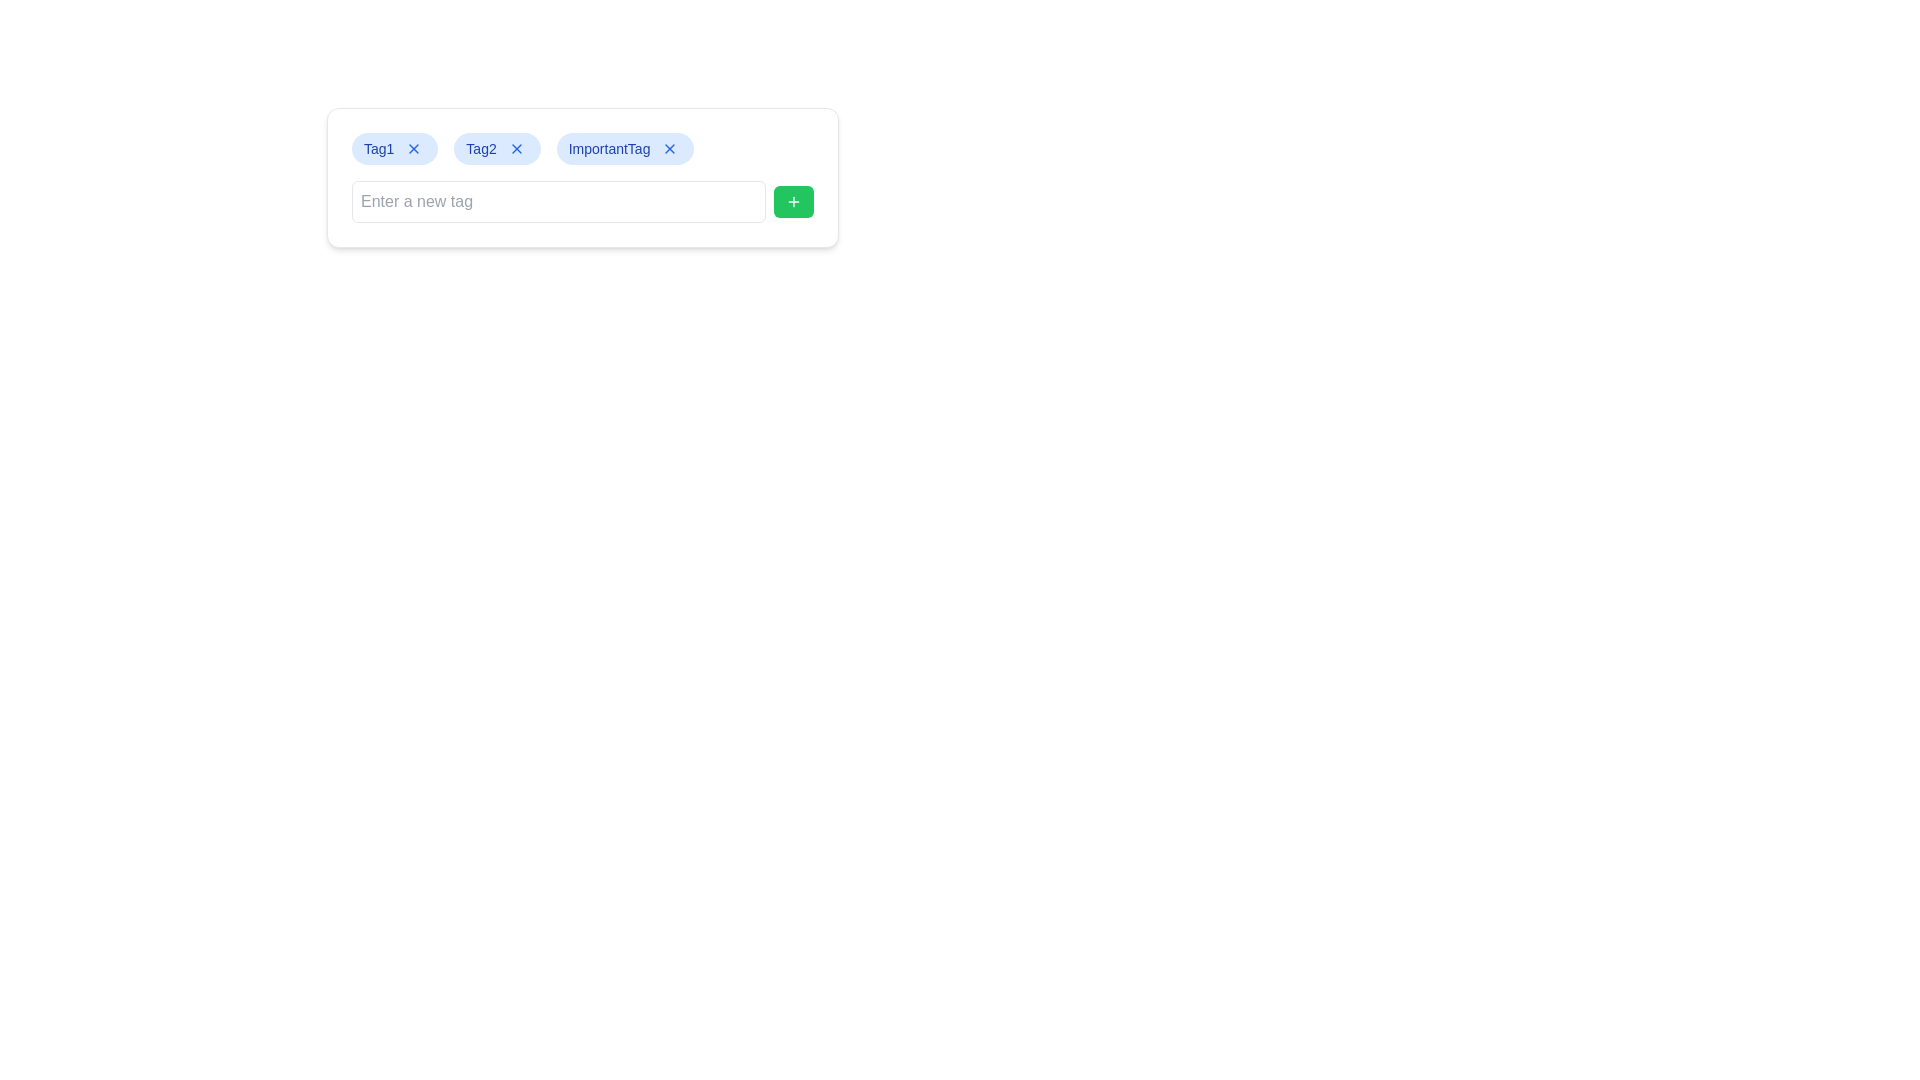  What do you see at coordinates (792, 201) in the screenshot?
I see `the plus sign icon located within the green rectangular button at the bottom right of the text input field` at bounding box center [792, 201].